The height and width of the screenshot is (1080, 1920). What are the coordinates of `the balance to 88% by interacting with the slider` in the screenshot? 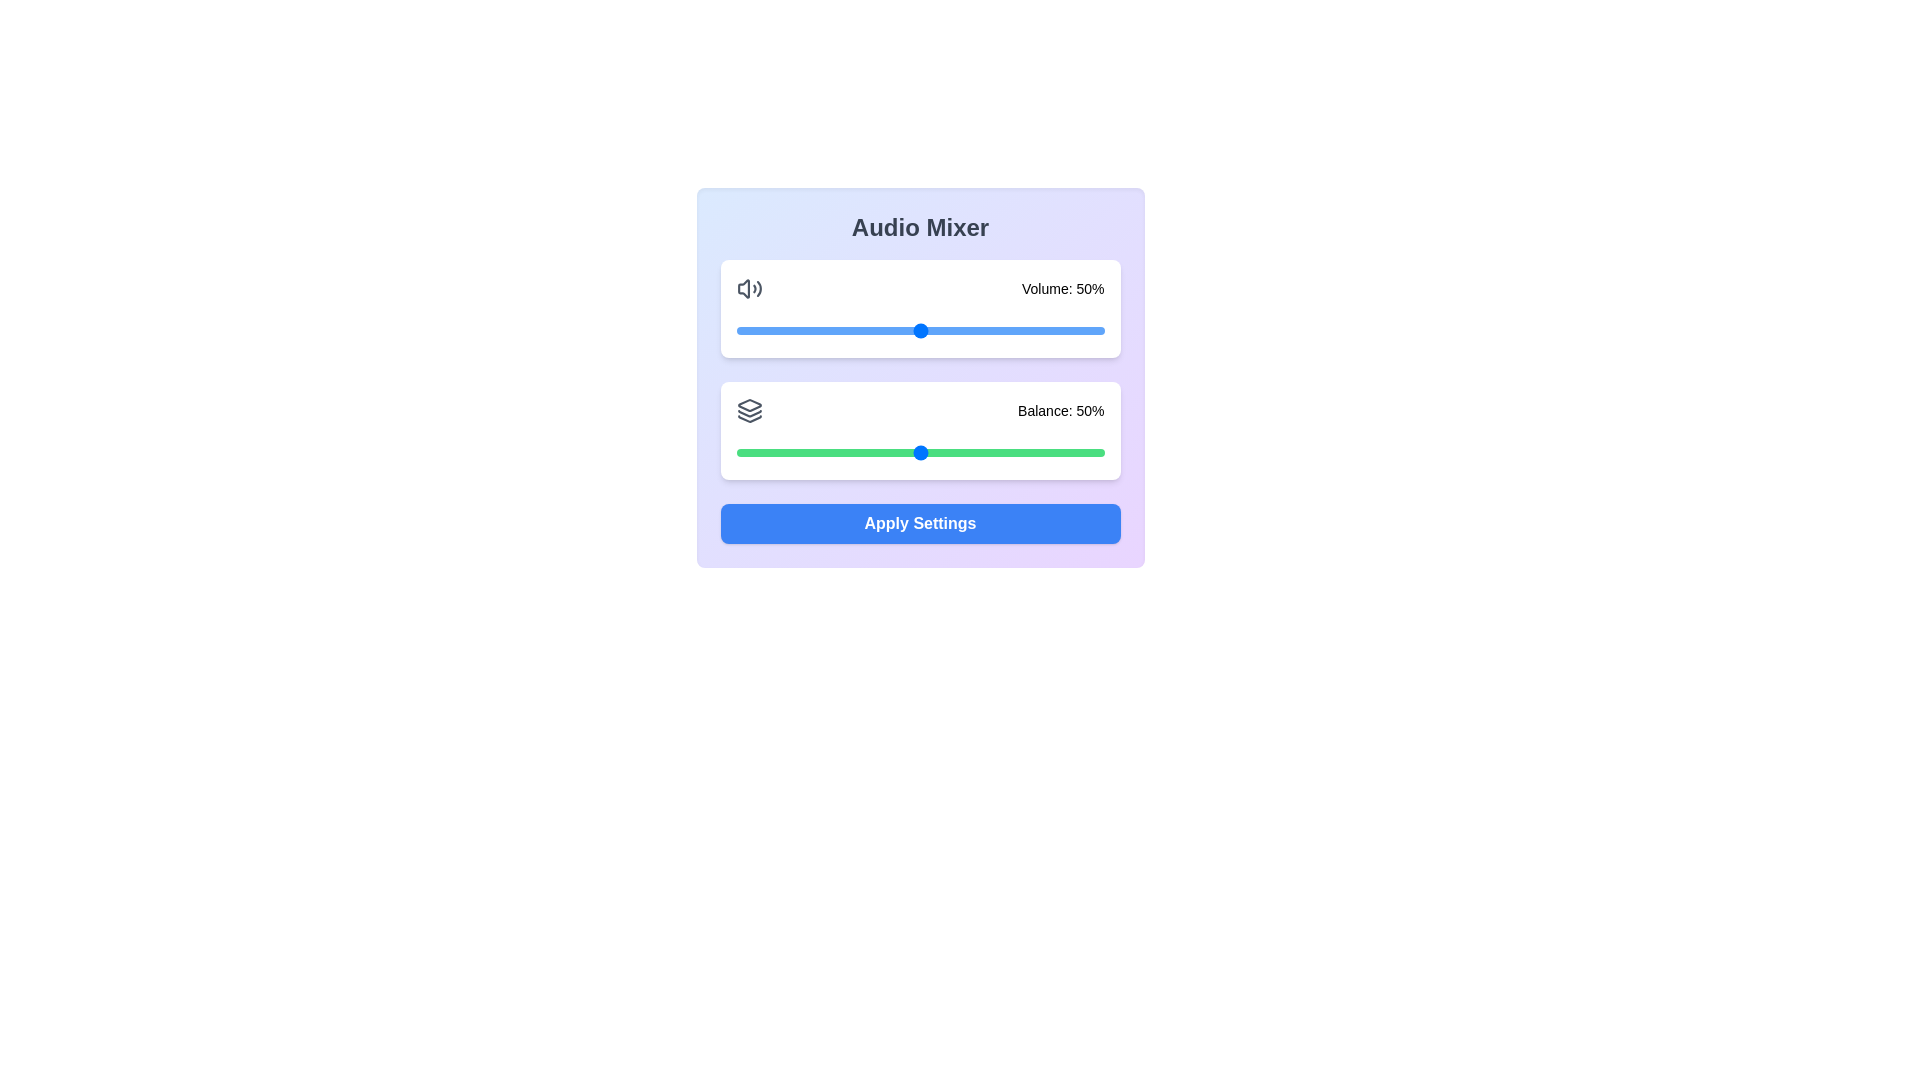 It's located at (1059, 452).